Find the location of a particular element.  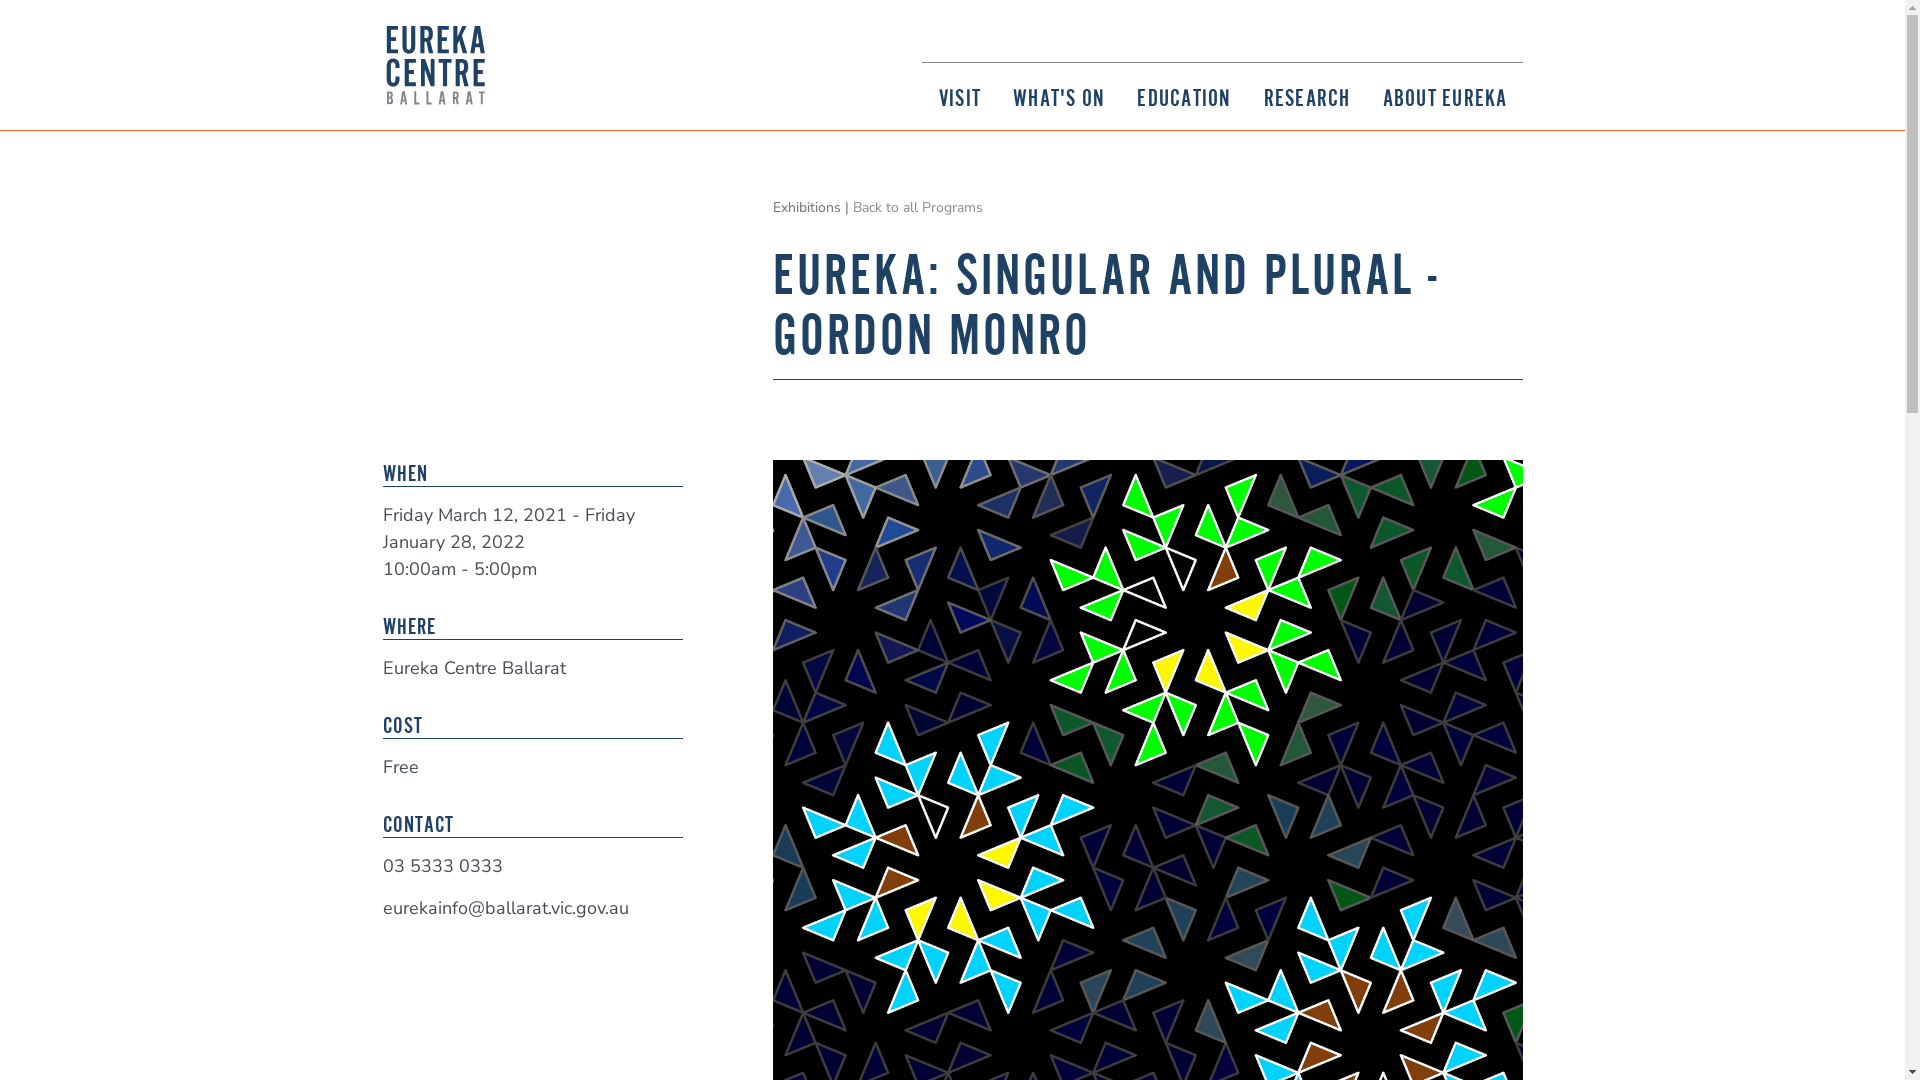

'ABOUT EUREKA' is located at coordinates (1444, 96).